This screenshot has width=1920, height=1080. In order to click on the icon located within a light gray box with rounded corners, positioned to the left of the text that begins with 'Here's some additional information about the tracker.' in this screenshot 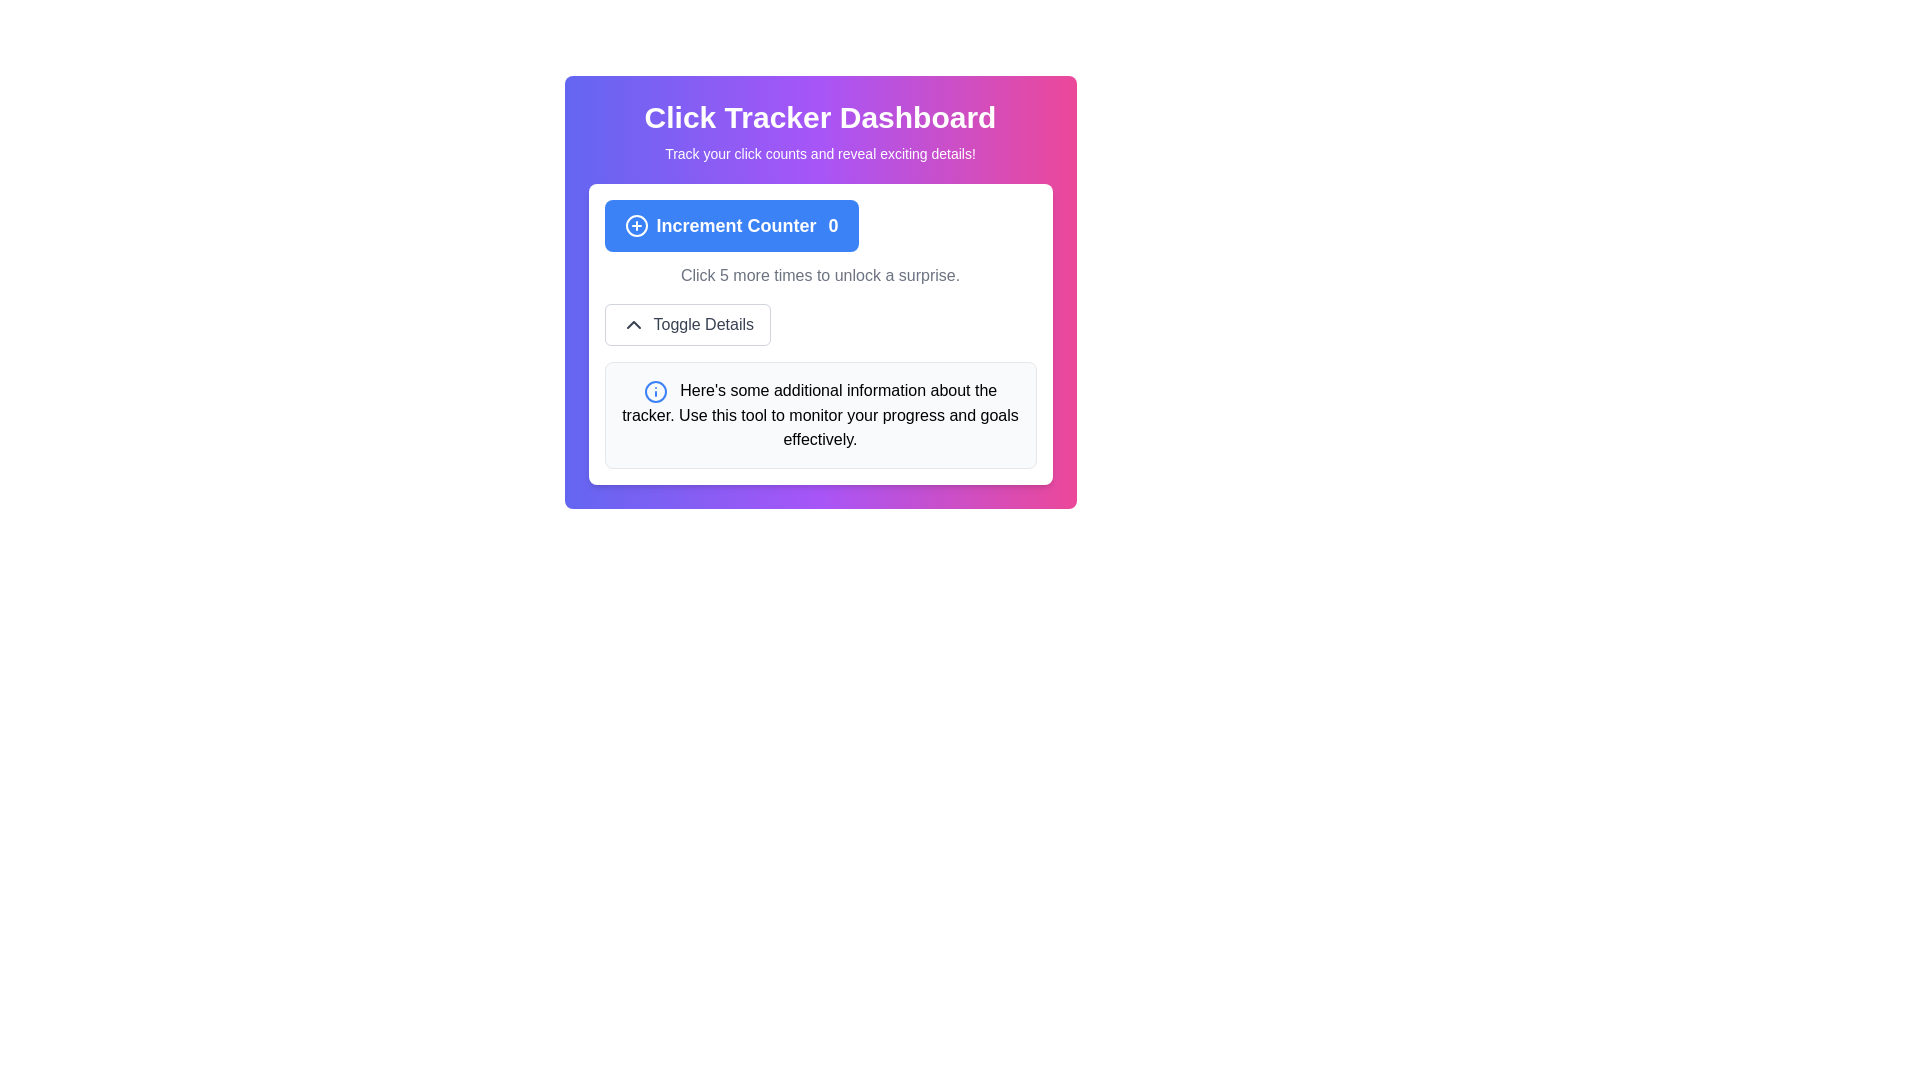, I will do `click(655, 391)`.